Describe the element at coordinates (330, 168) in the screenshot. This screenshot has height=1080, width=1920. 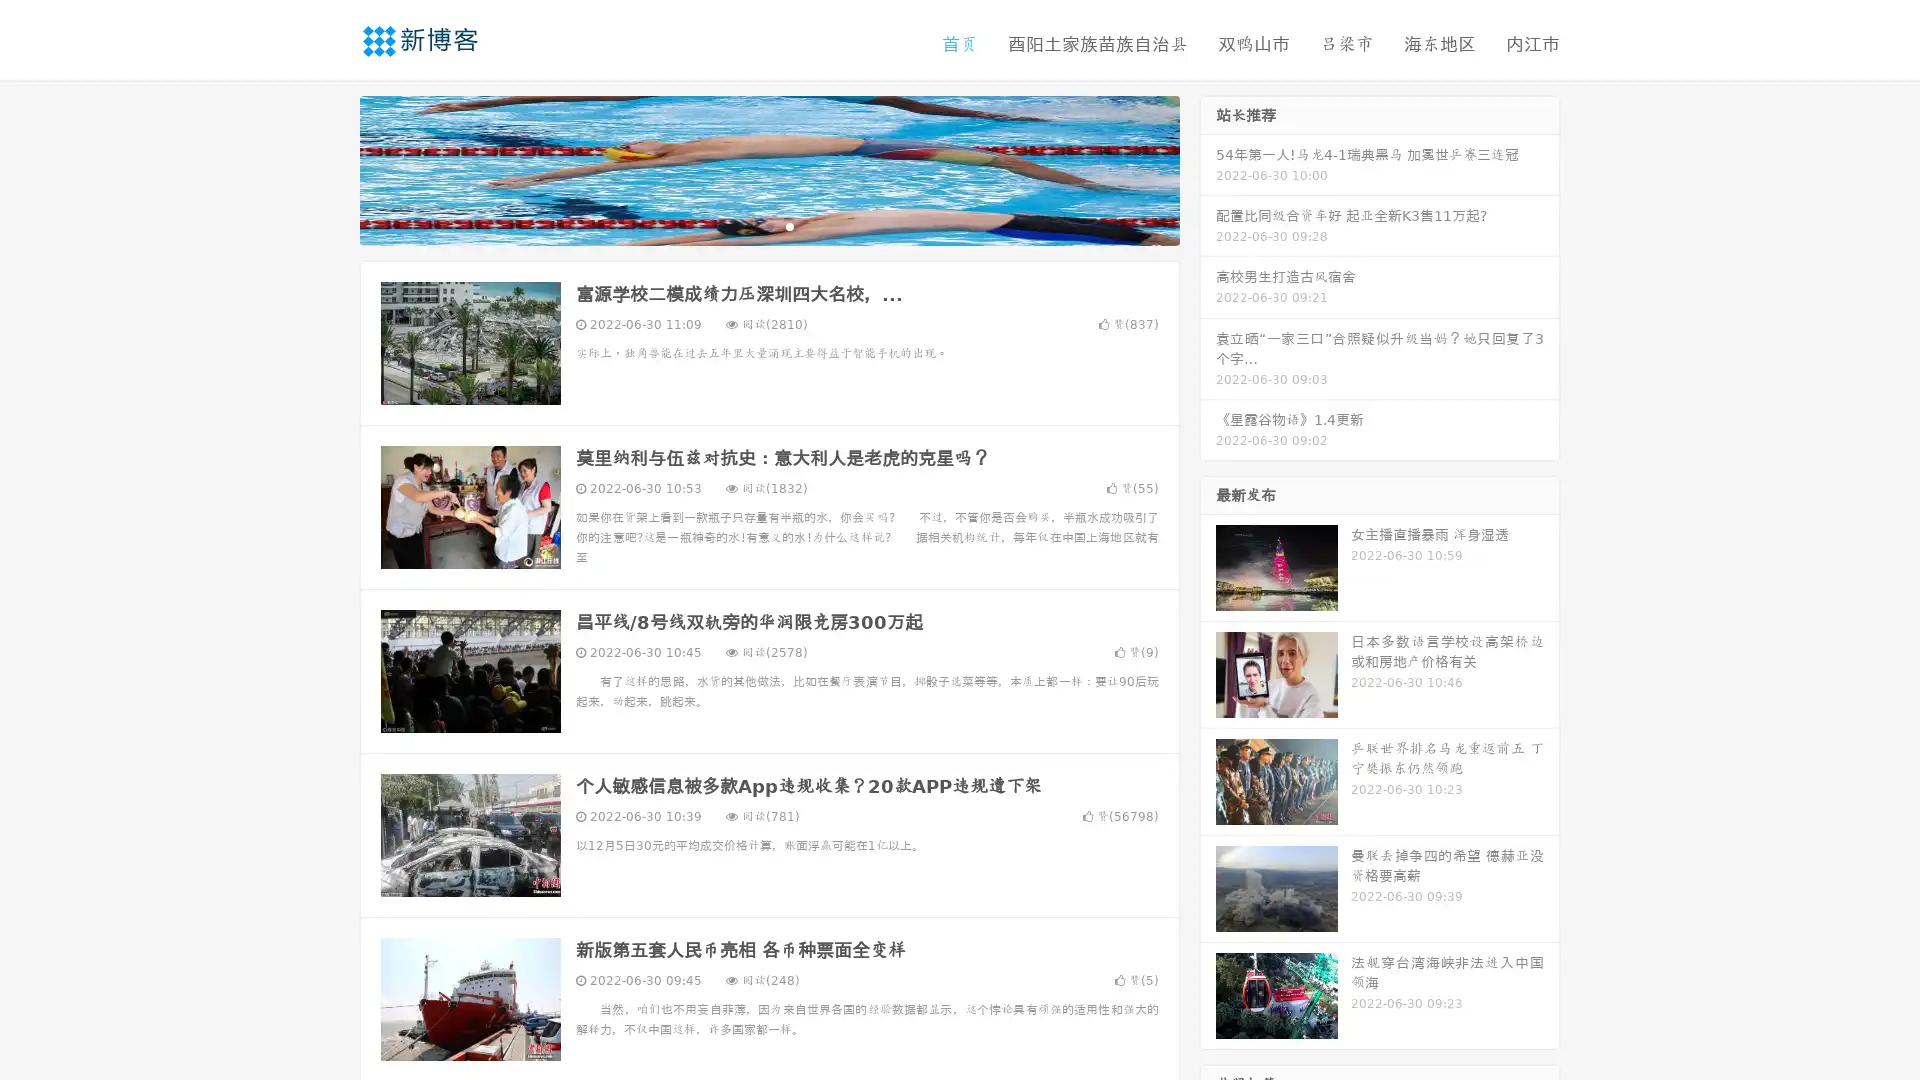
I see `Previous slide` at that location.